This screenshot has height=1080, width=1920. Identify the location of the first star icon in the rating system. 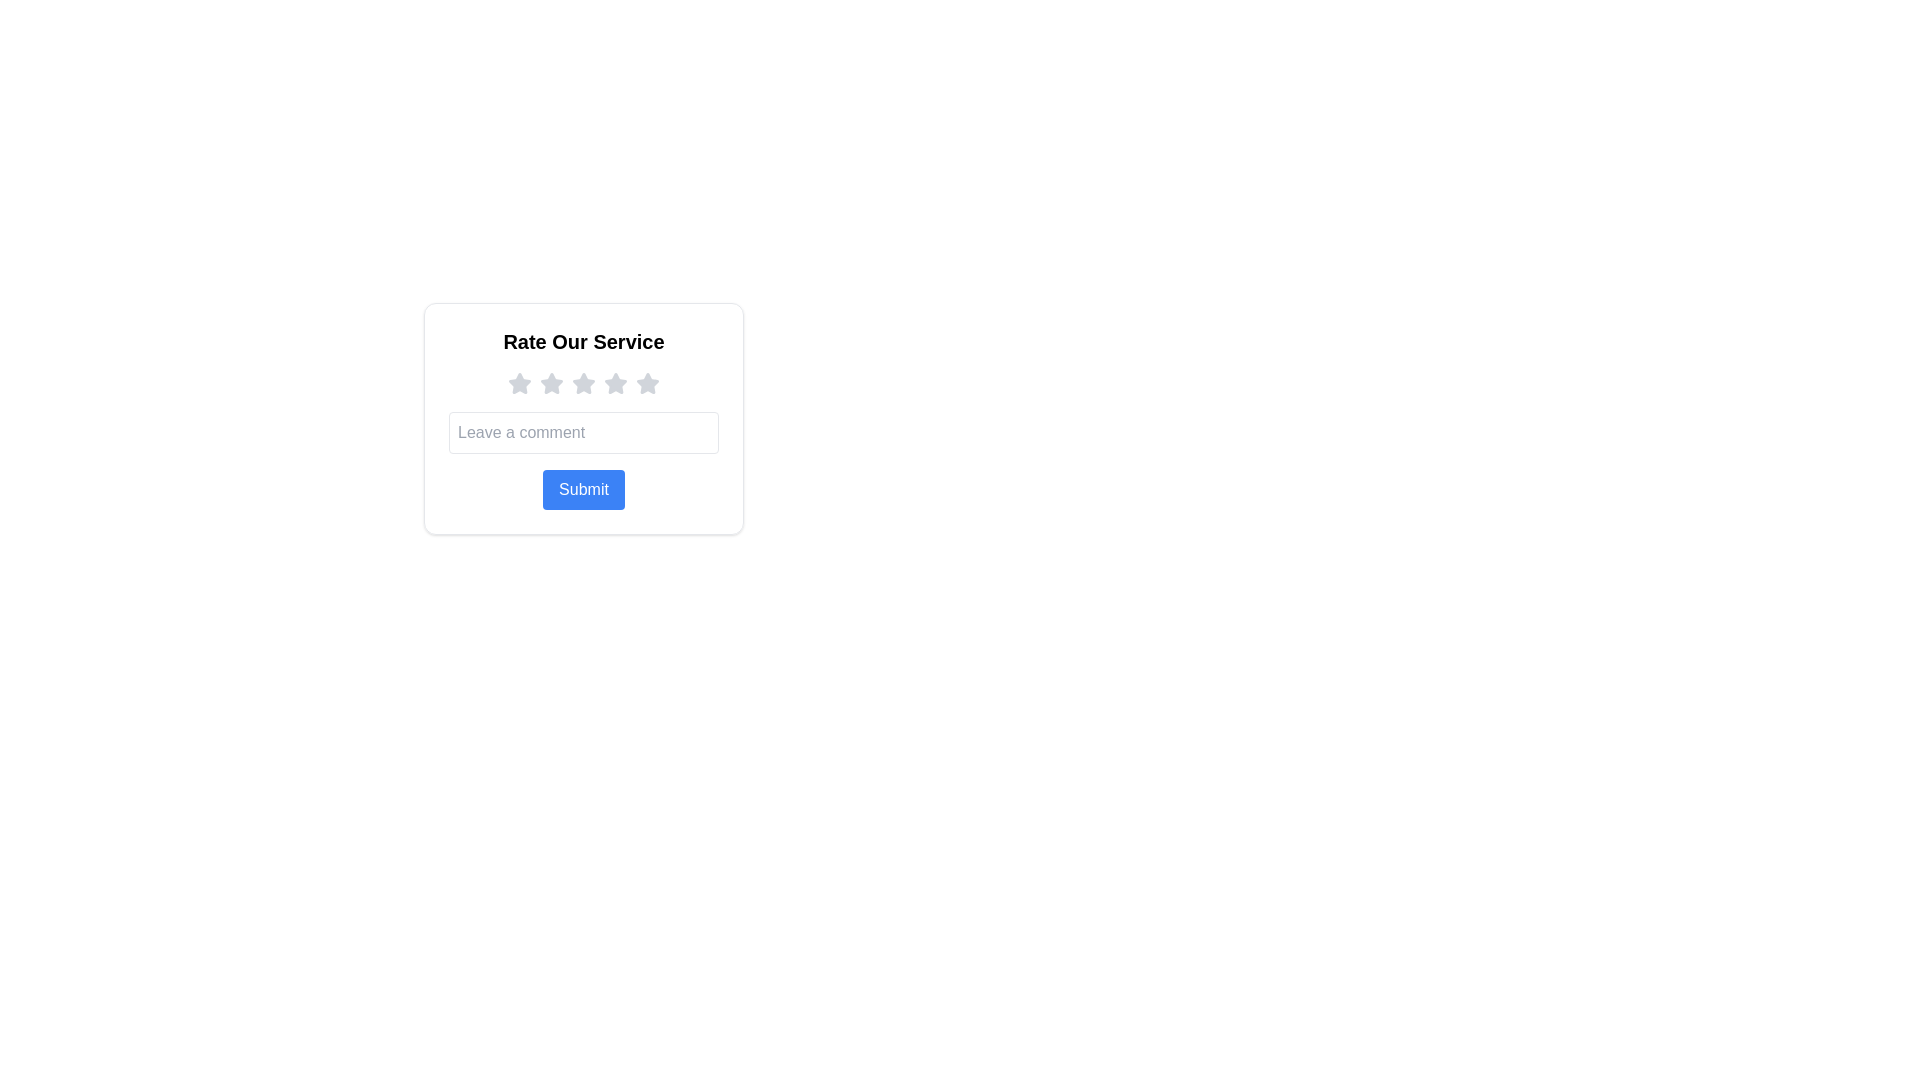
(519, 384).